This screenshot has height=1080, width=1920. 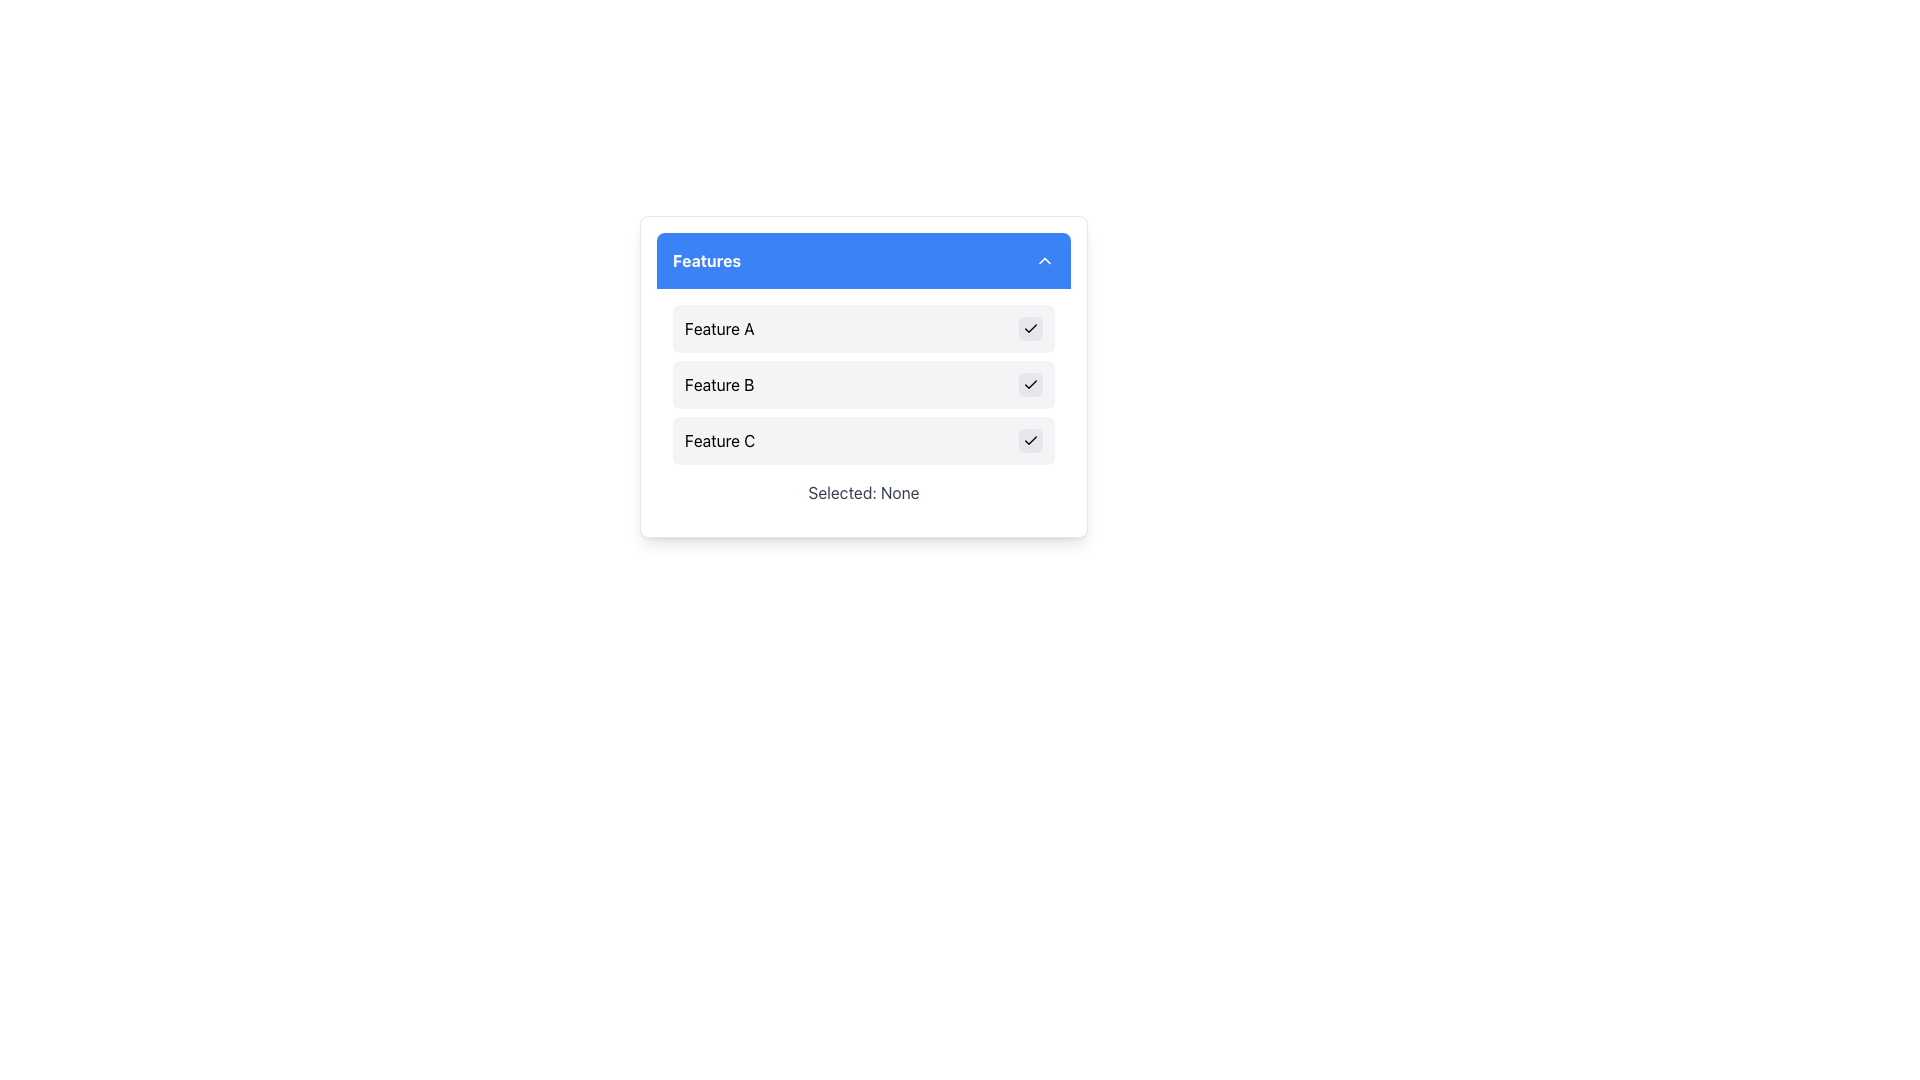 I want to click on the Interactive Icon that indicates 'Feature A' is currently selected, so click(x=1031, y=327).